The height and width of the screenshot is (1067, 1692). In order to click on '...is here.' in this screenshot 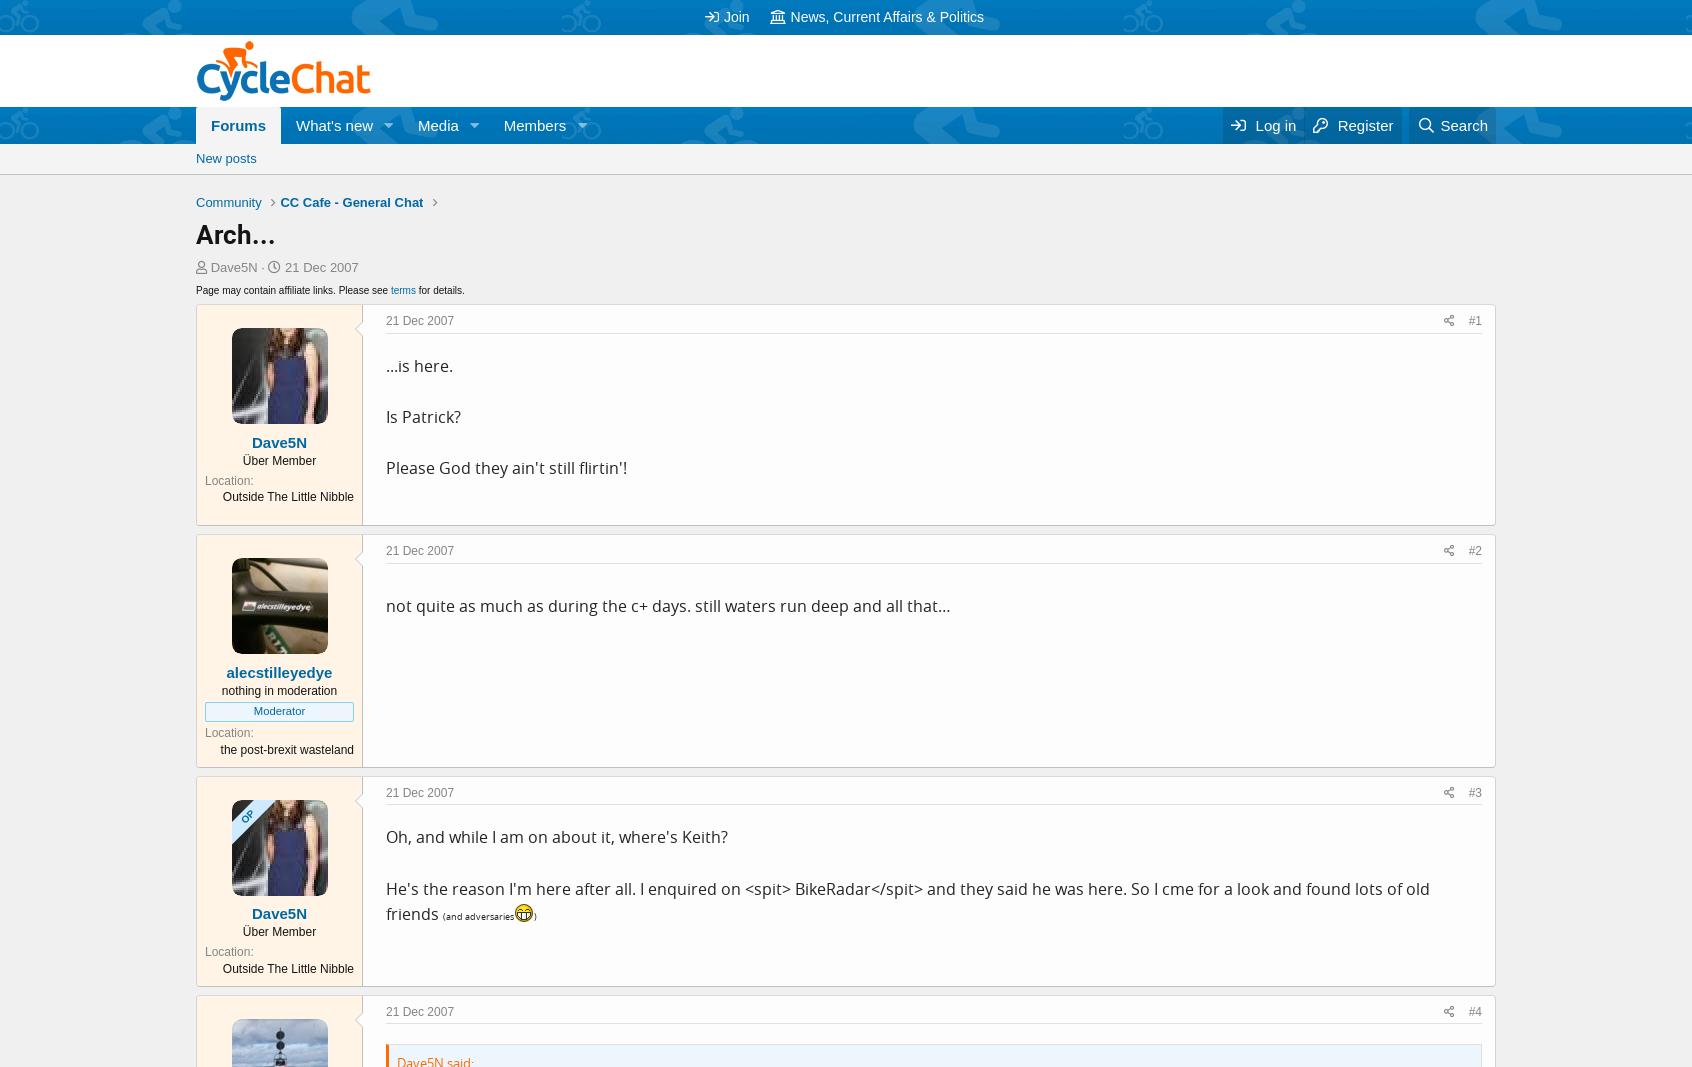, I will do `click(385, 364)`.